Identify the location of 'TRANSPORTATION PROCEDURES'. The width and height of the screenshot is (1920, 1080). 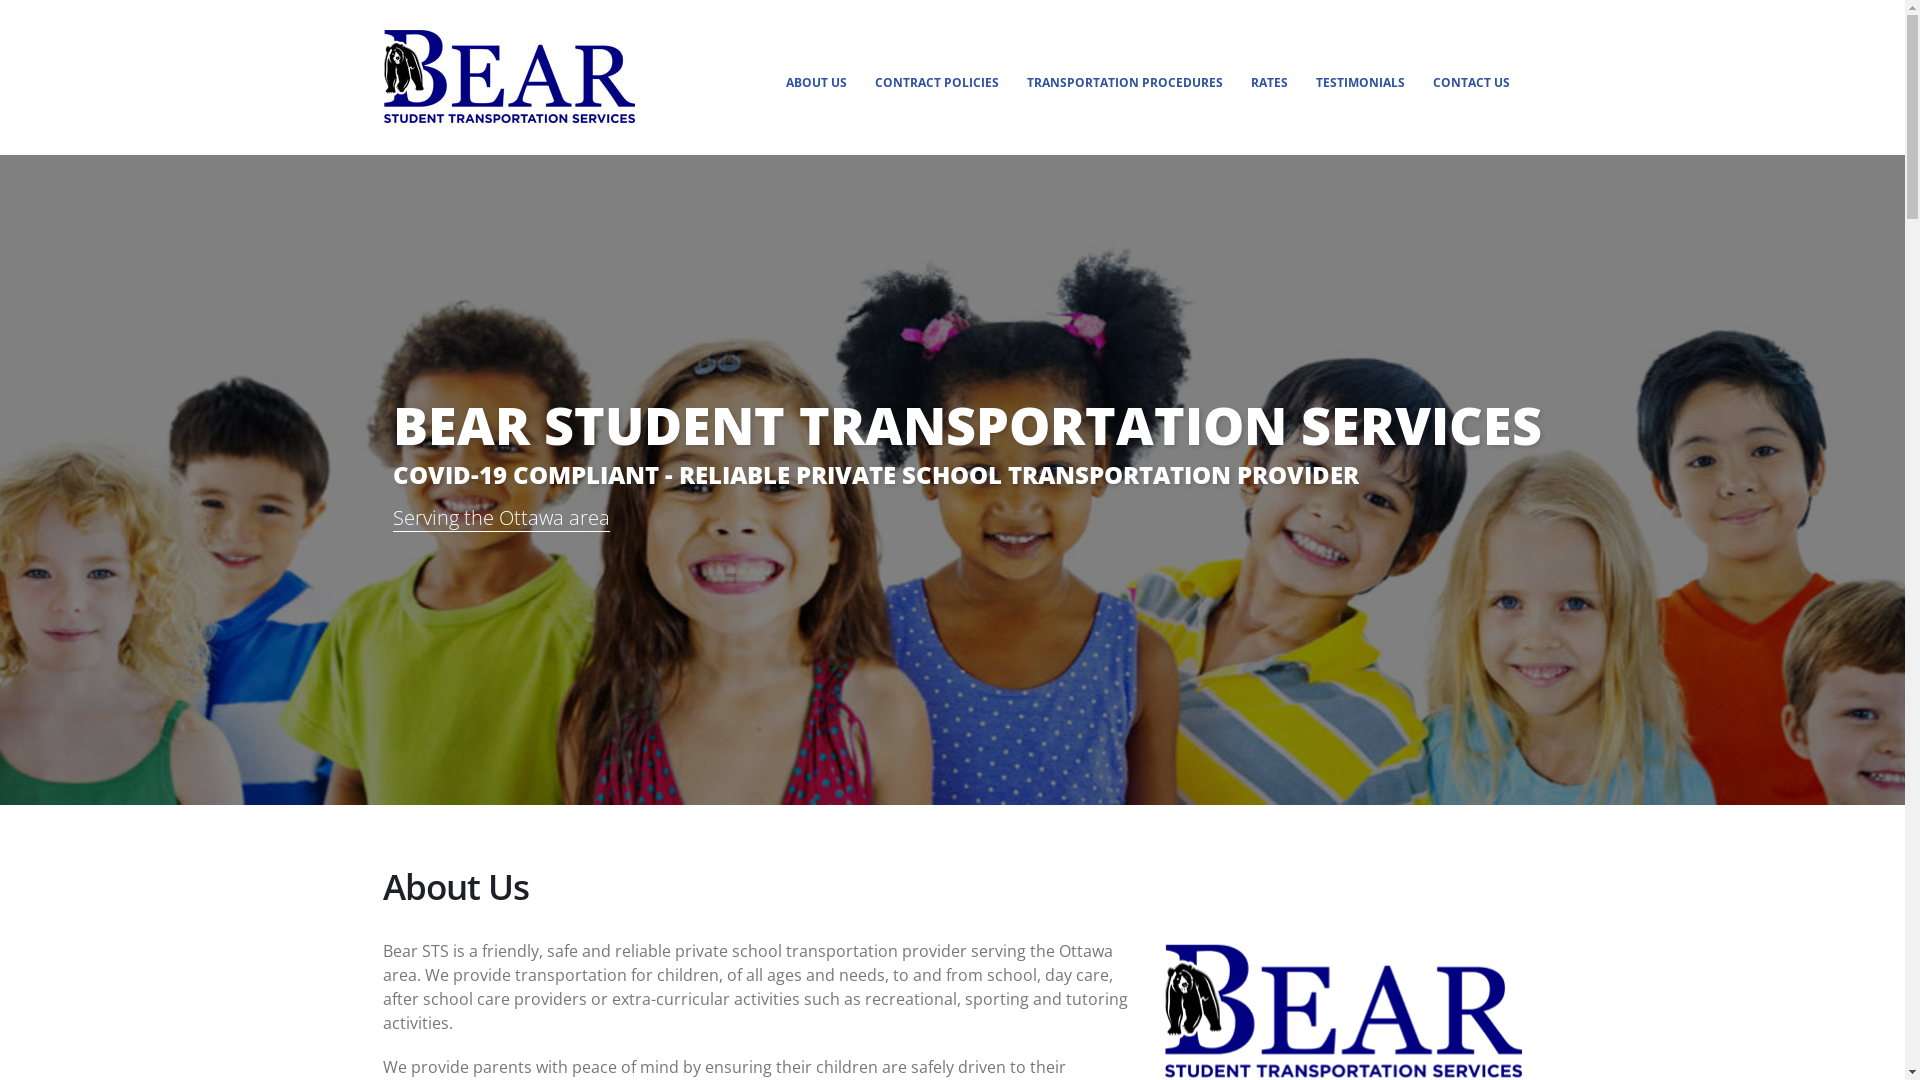
(1124, 82).